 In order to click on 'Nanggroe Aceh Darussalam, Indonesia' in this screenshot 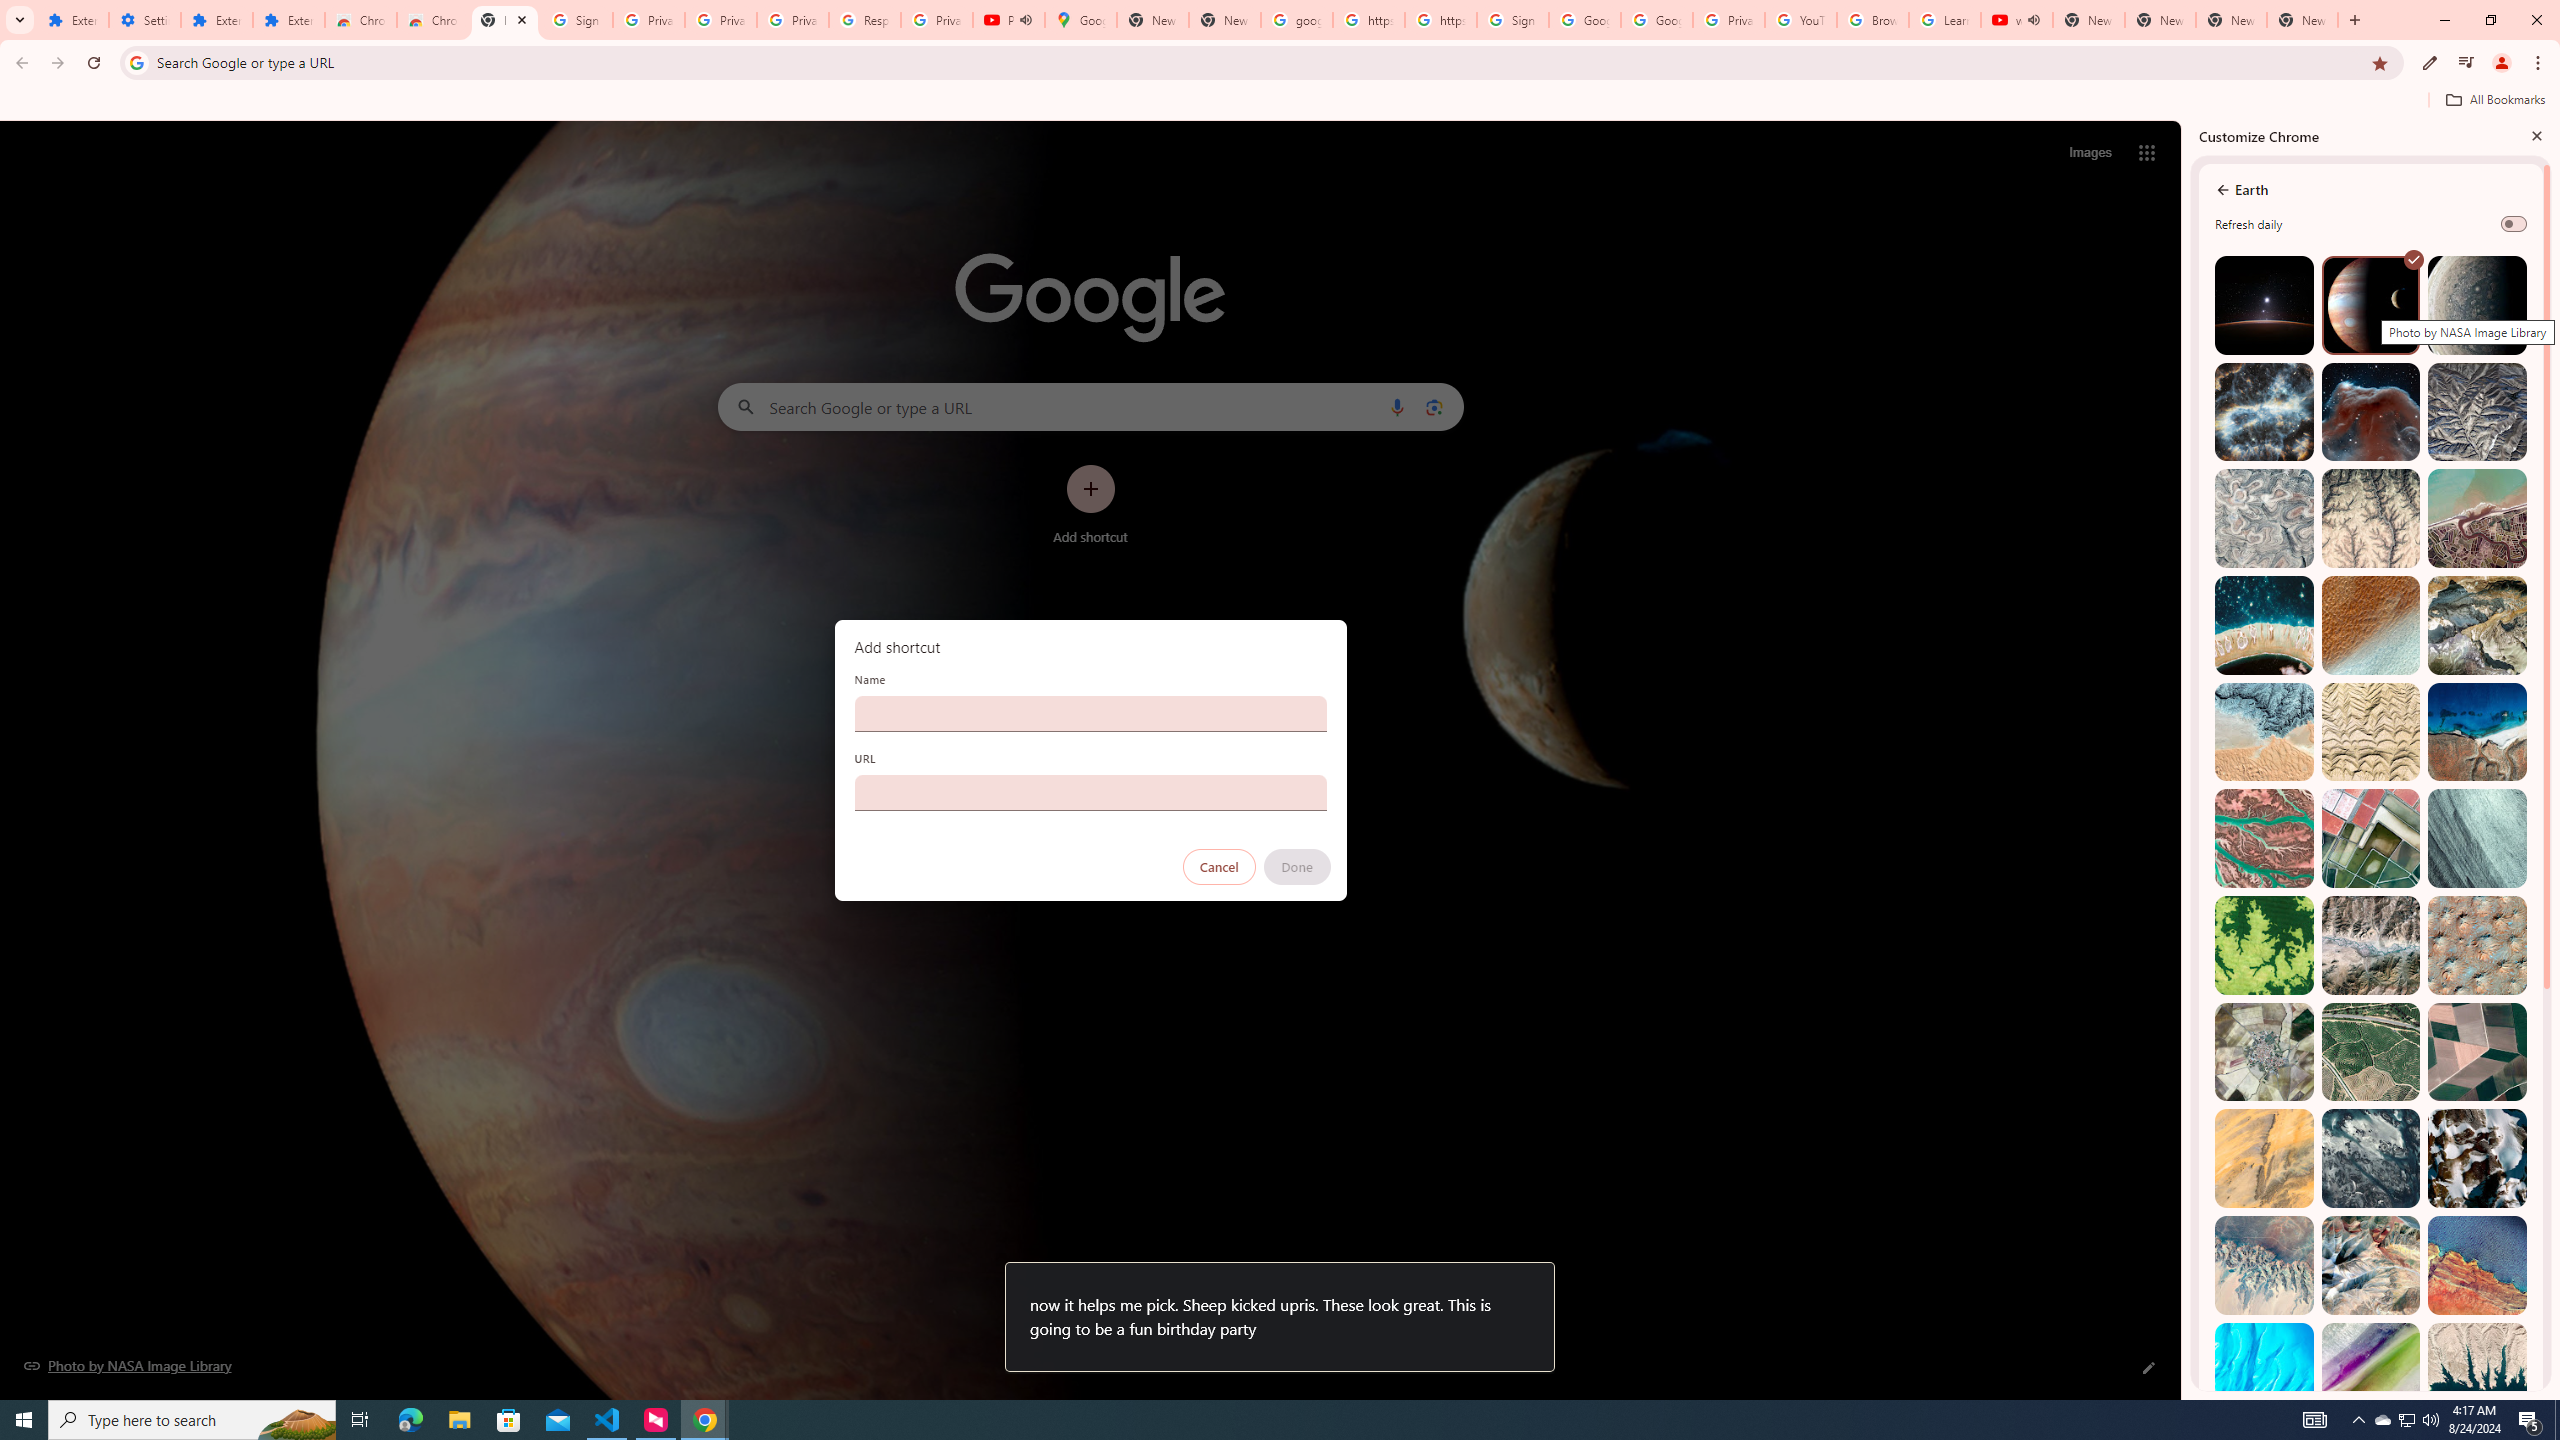, I will do `click(2475, 518)`.